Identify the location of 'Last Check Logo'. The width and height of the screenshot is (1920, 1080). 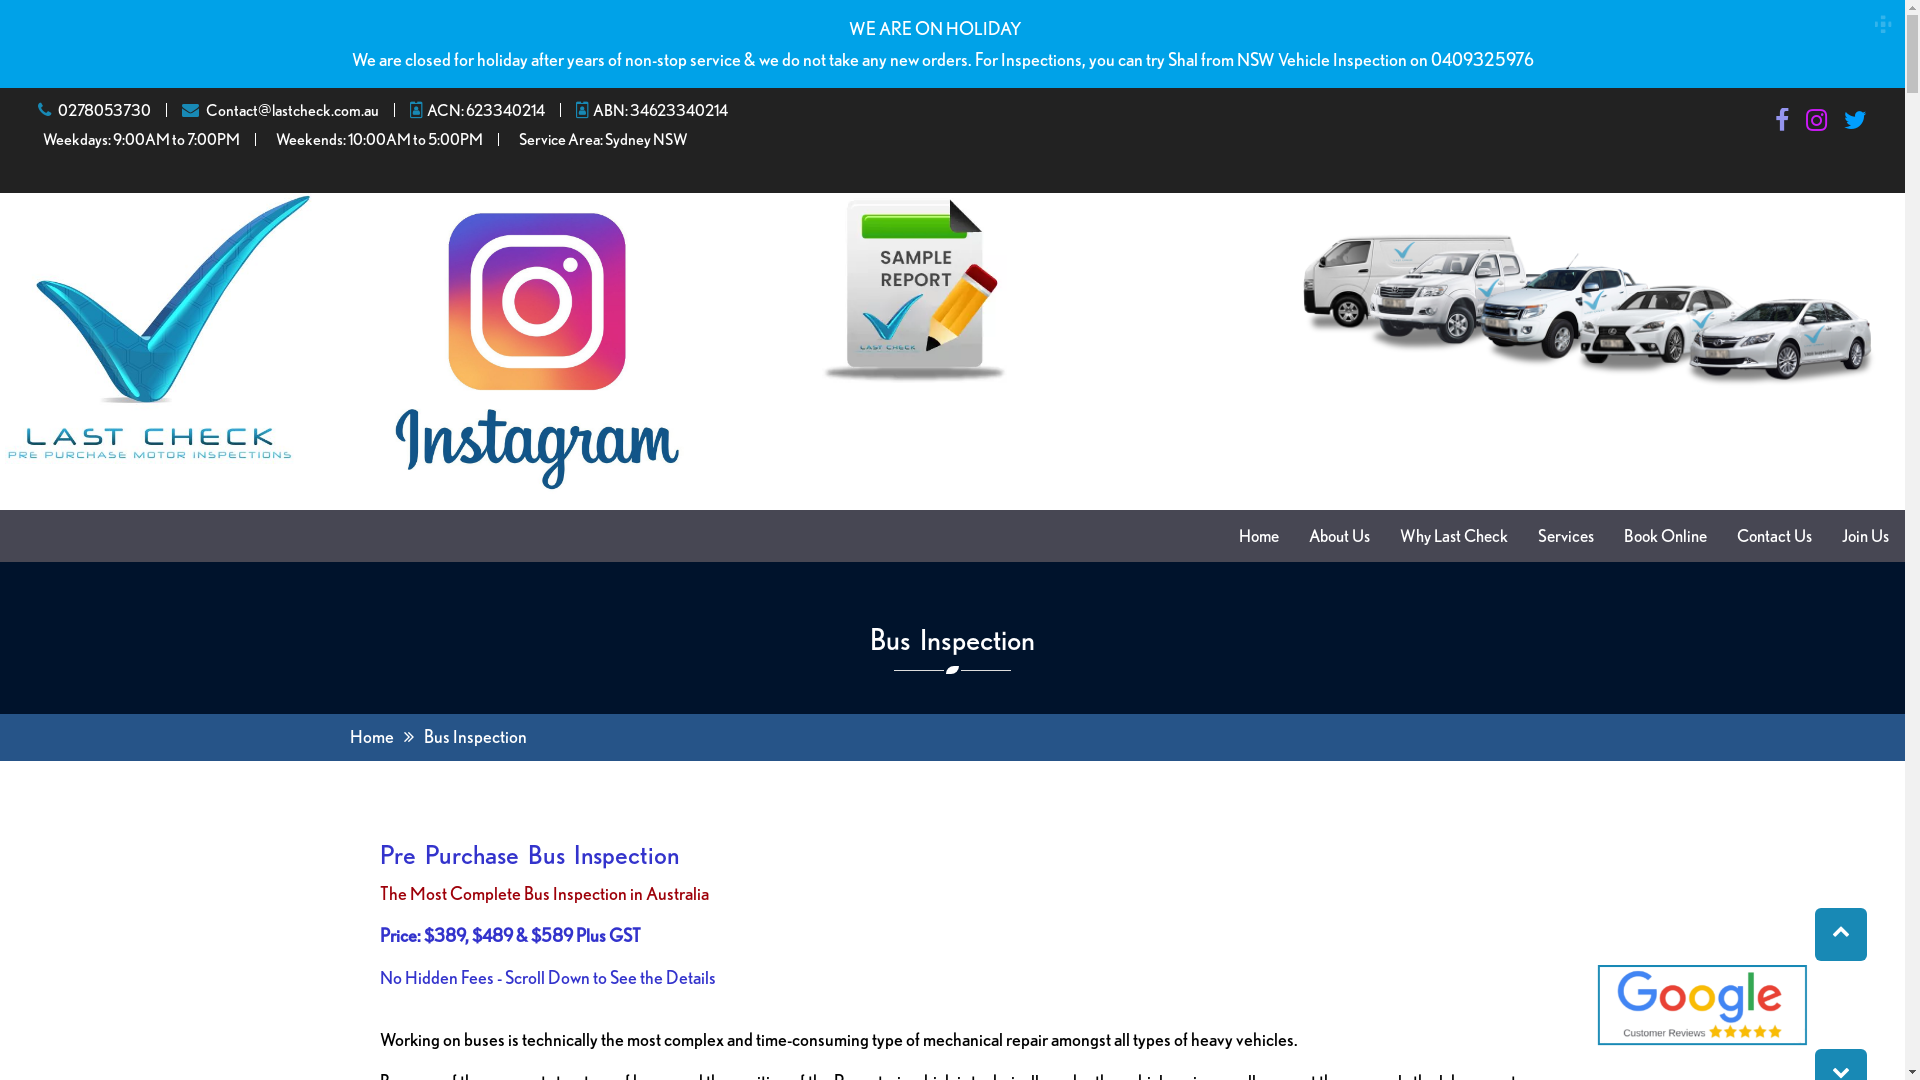
(157, 327).